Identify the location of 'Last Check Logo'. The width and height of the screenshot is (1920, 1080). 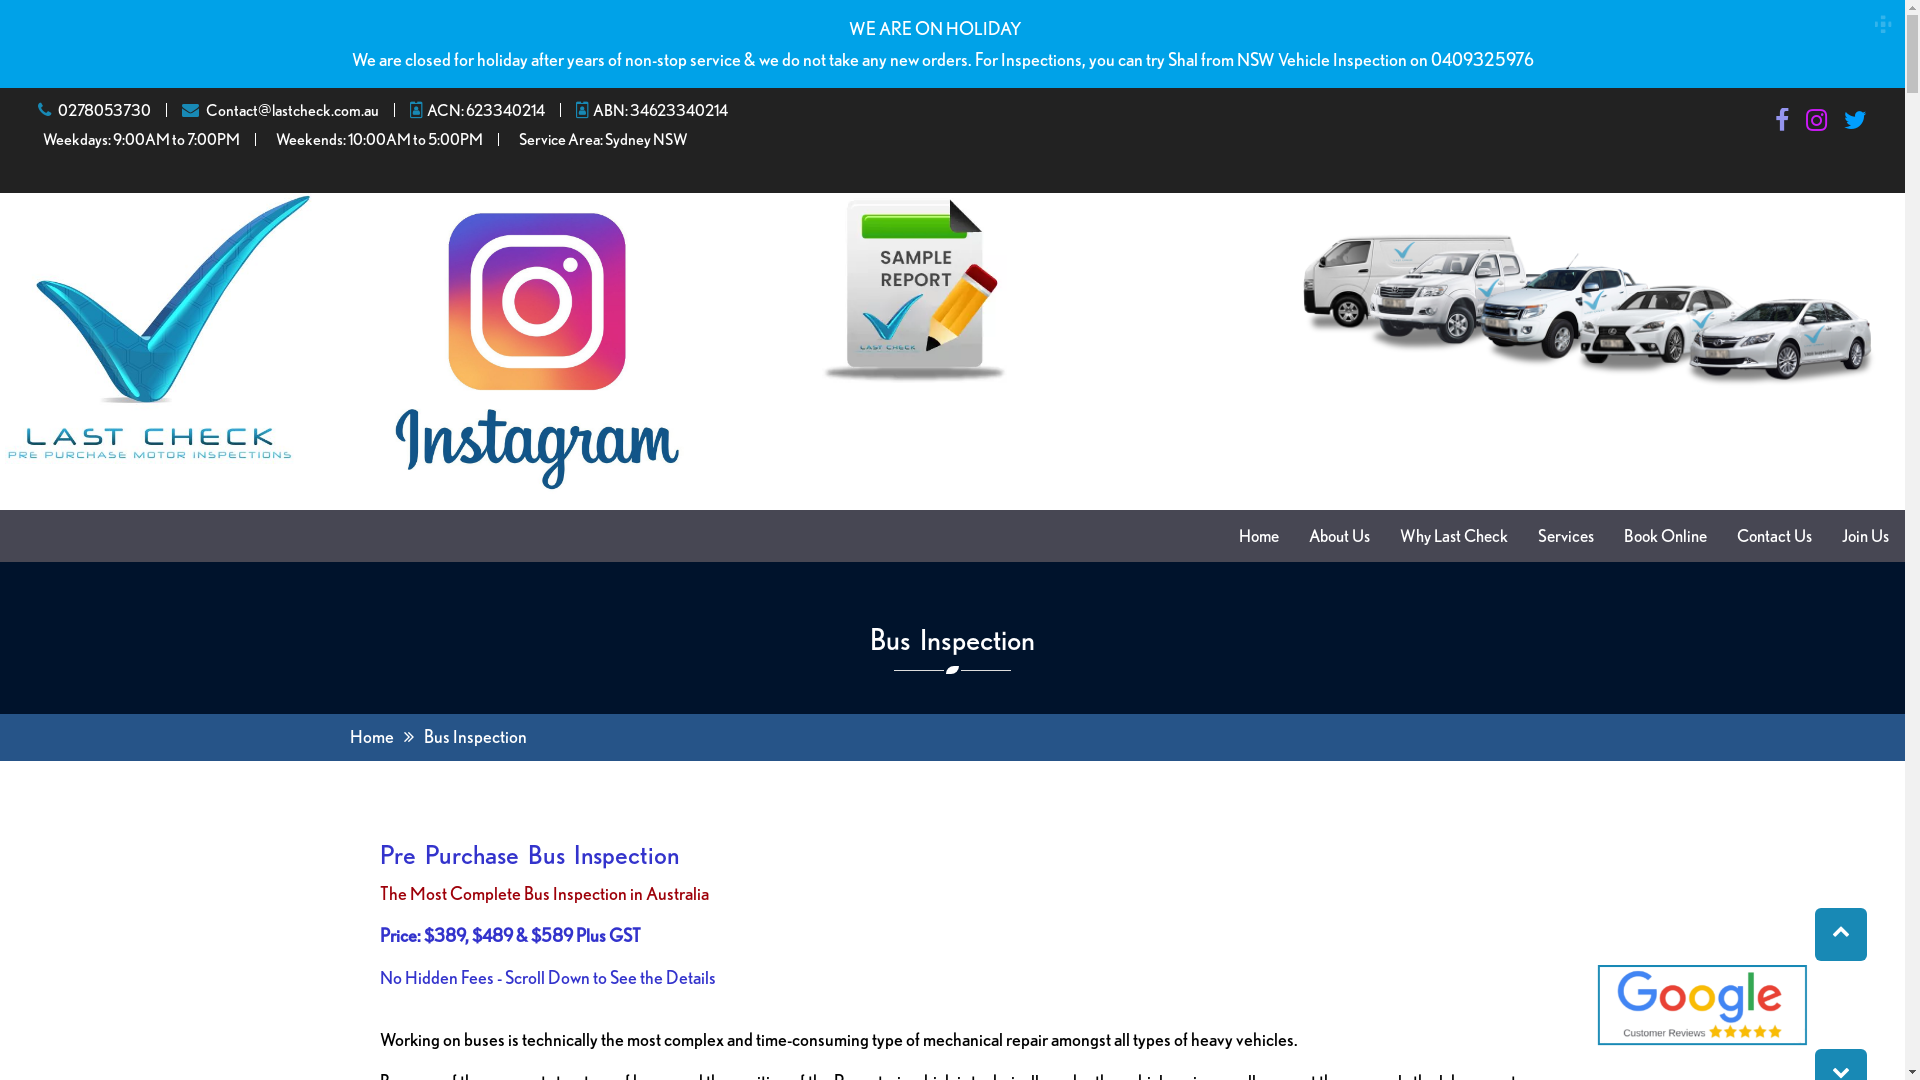
(157, 327).